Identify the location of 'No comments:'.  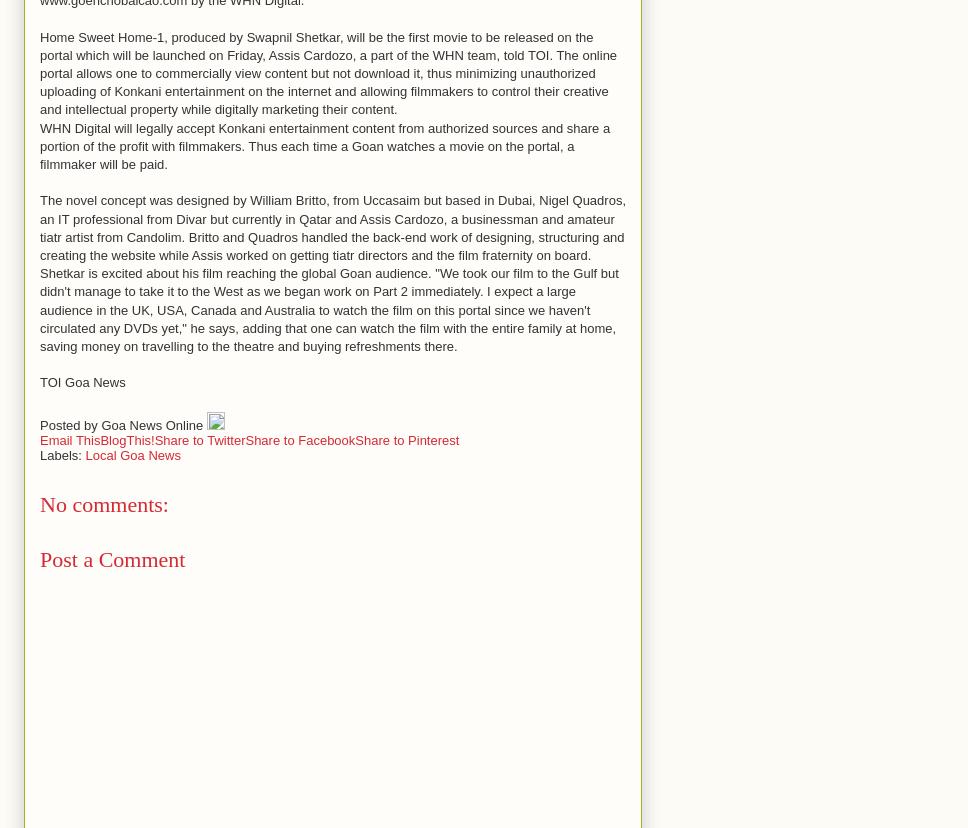
(39, 504).